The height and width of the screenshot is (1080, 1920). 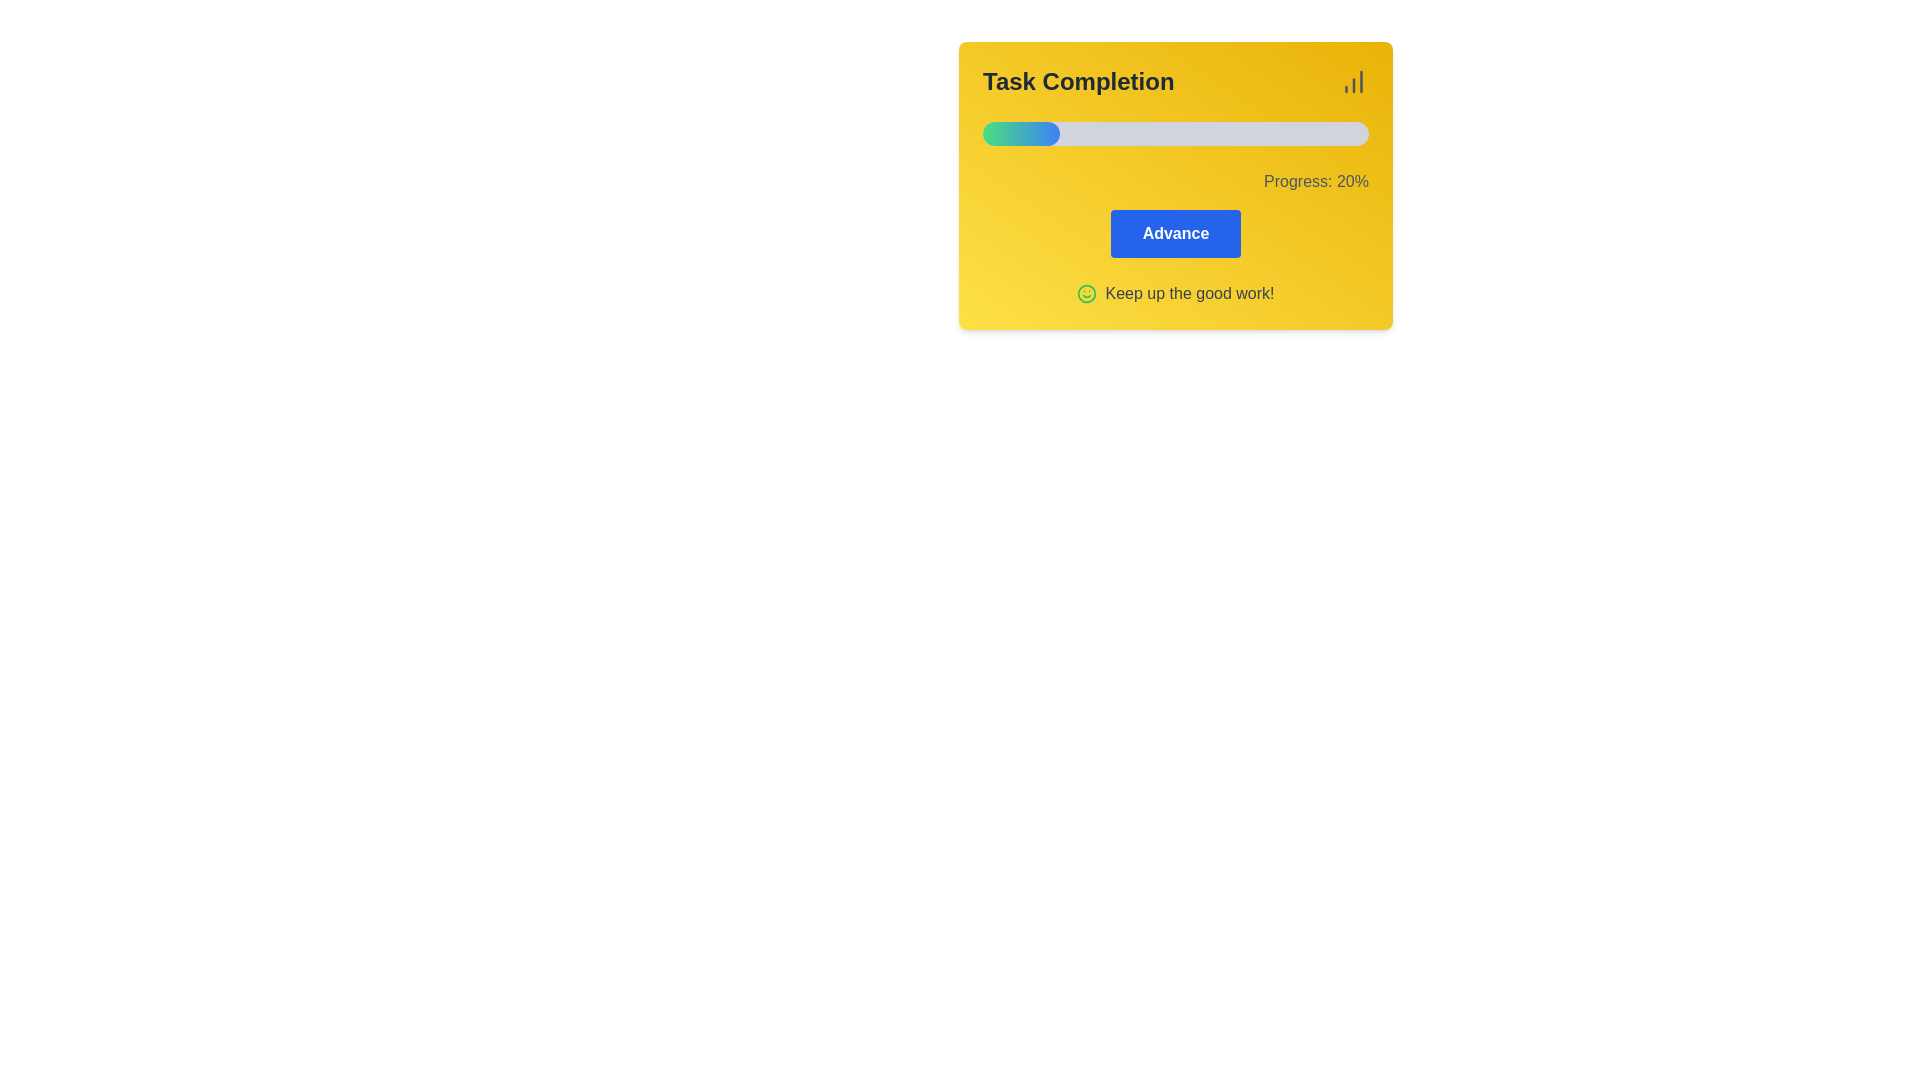 What do you see at coordinates (1176, 134) in the screenshot?
I see `the progress status of the horizontal progress bar styled with a gradient color fill, located under the header 'Task Completion' and above the text 'Progress: 20%'` at bounding box center [1176, 134].